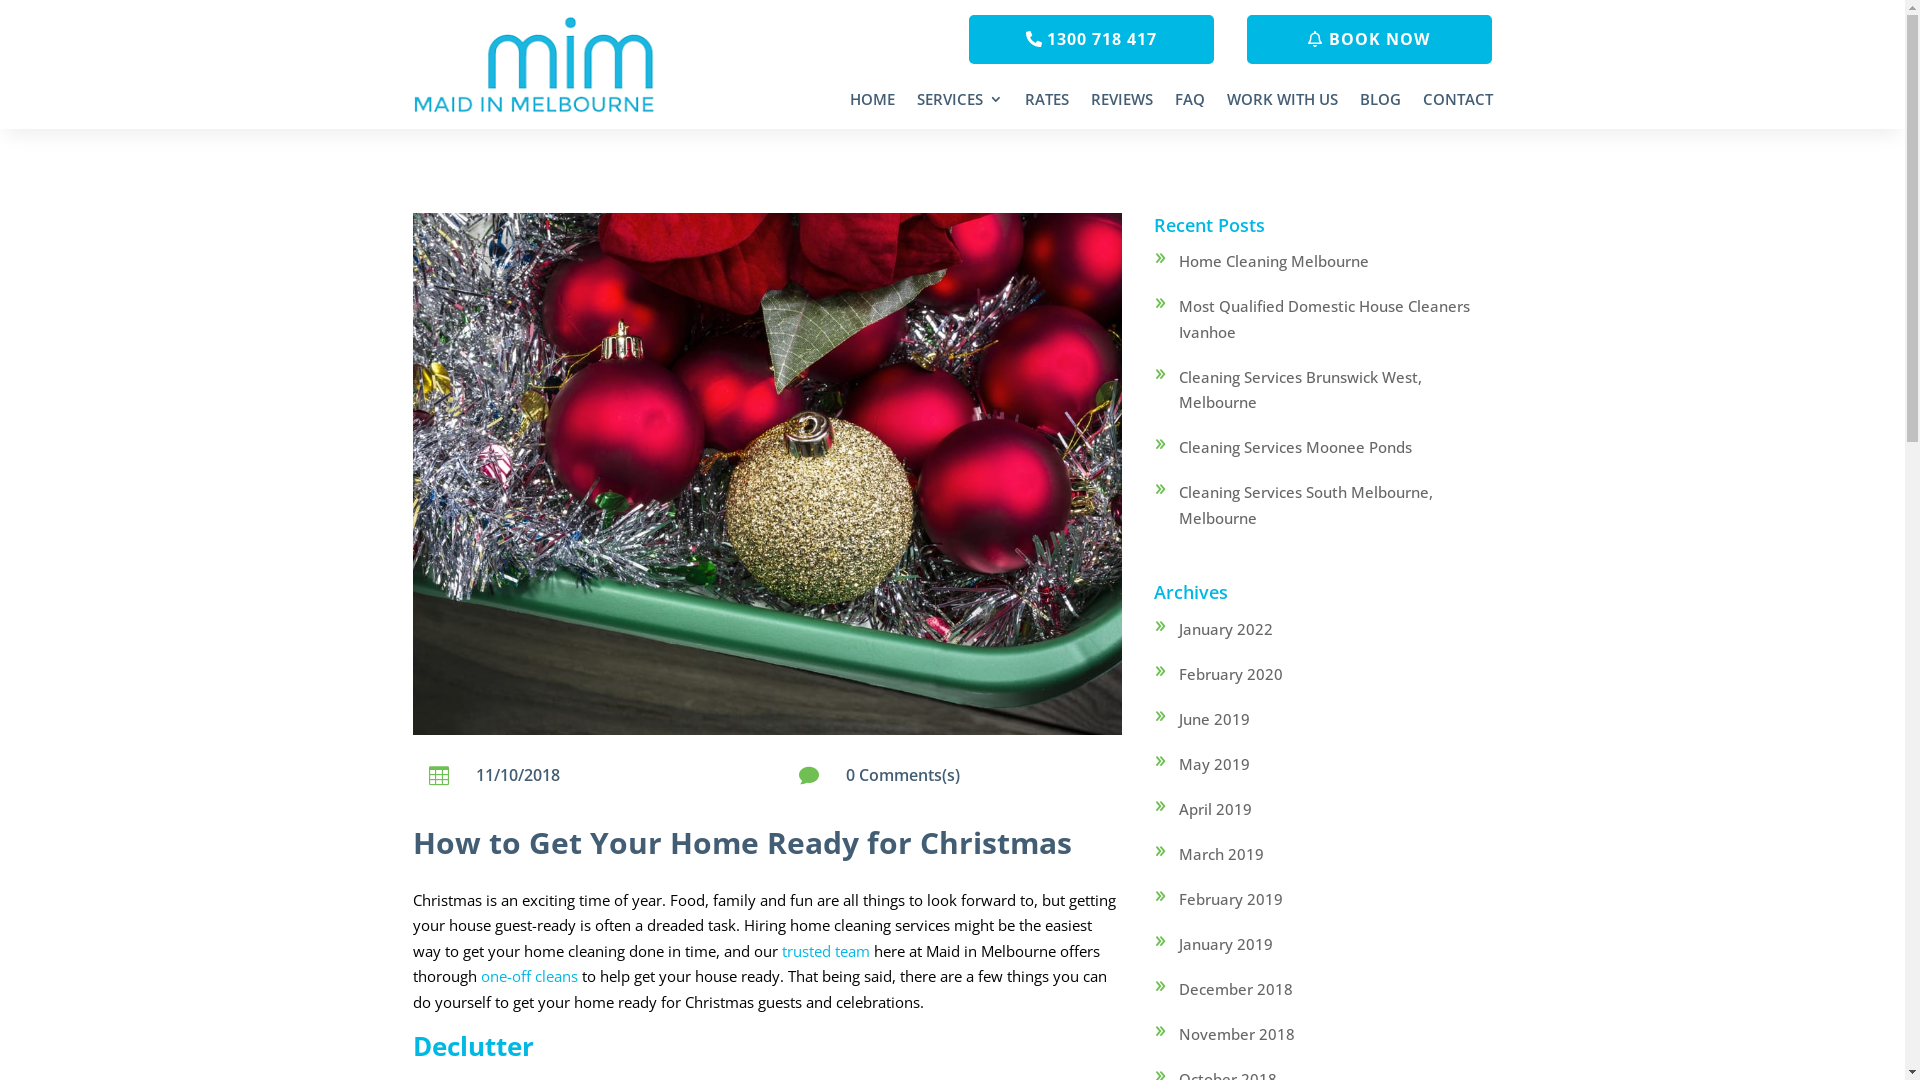  What do you see at coordinates (825, 950) in the screenshot?
I see `'trusted team'` at bounding box center [825, 950].